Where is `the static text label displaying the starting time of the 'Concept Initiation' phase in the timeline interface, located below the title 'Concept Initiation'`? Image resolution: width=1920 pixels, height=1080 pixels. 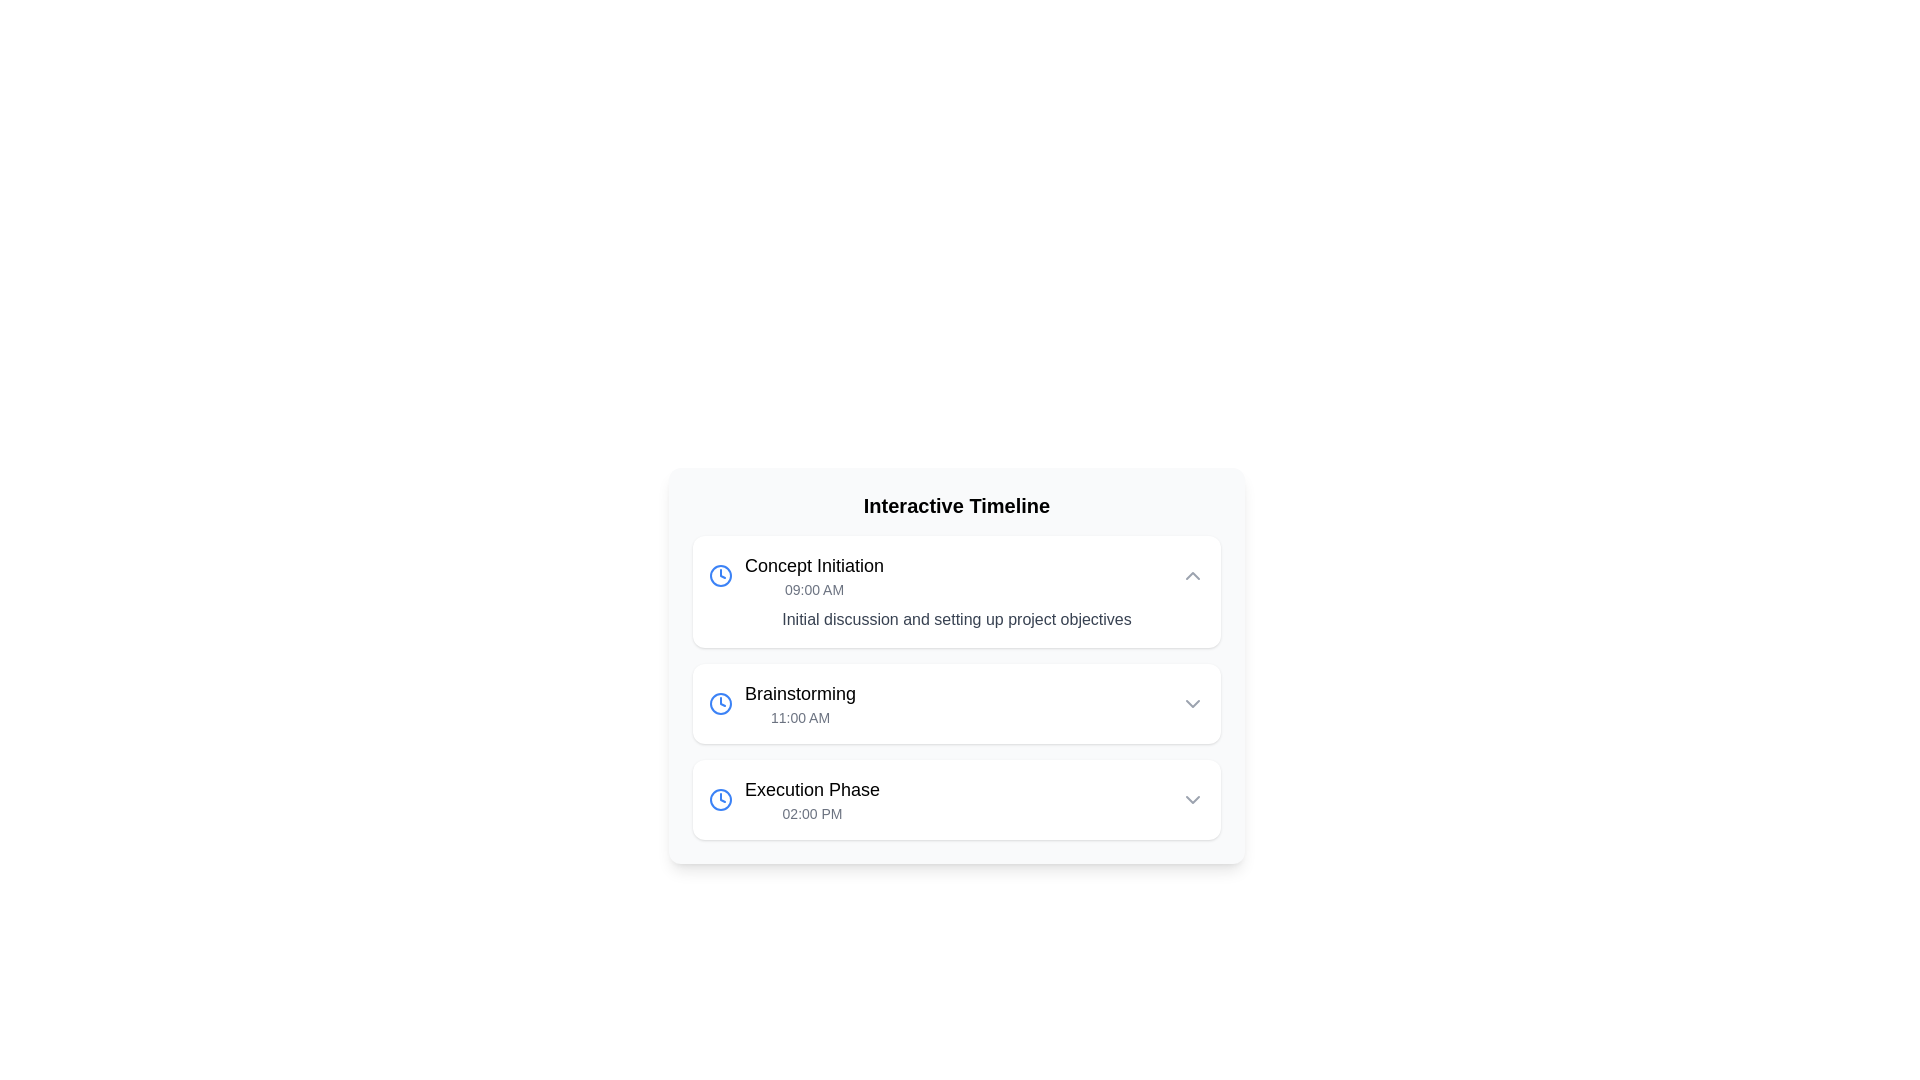
the static text label displaying the starting time of the 'Concept Initiation' phase in the timeline interface, located below the title 'Concept Initiation' is located at coordinates (814, 589).